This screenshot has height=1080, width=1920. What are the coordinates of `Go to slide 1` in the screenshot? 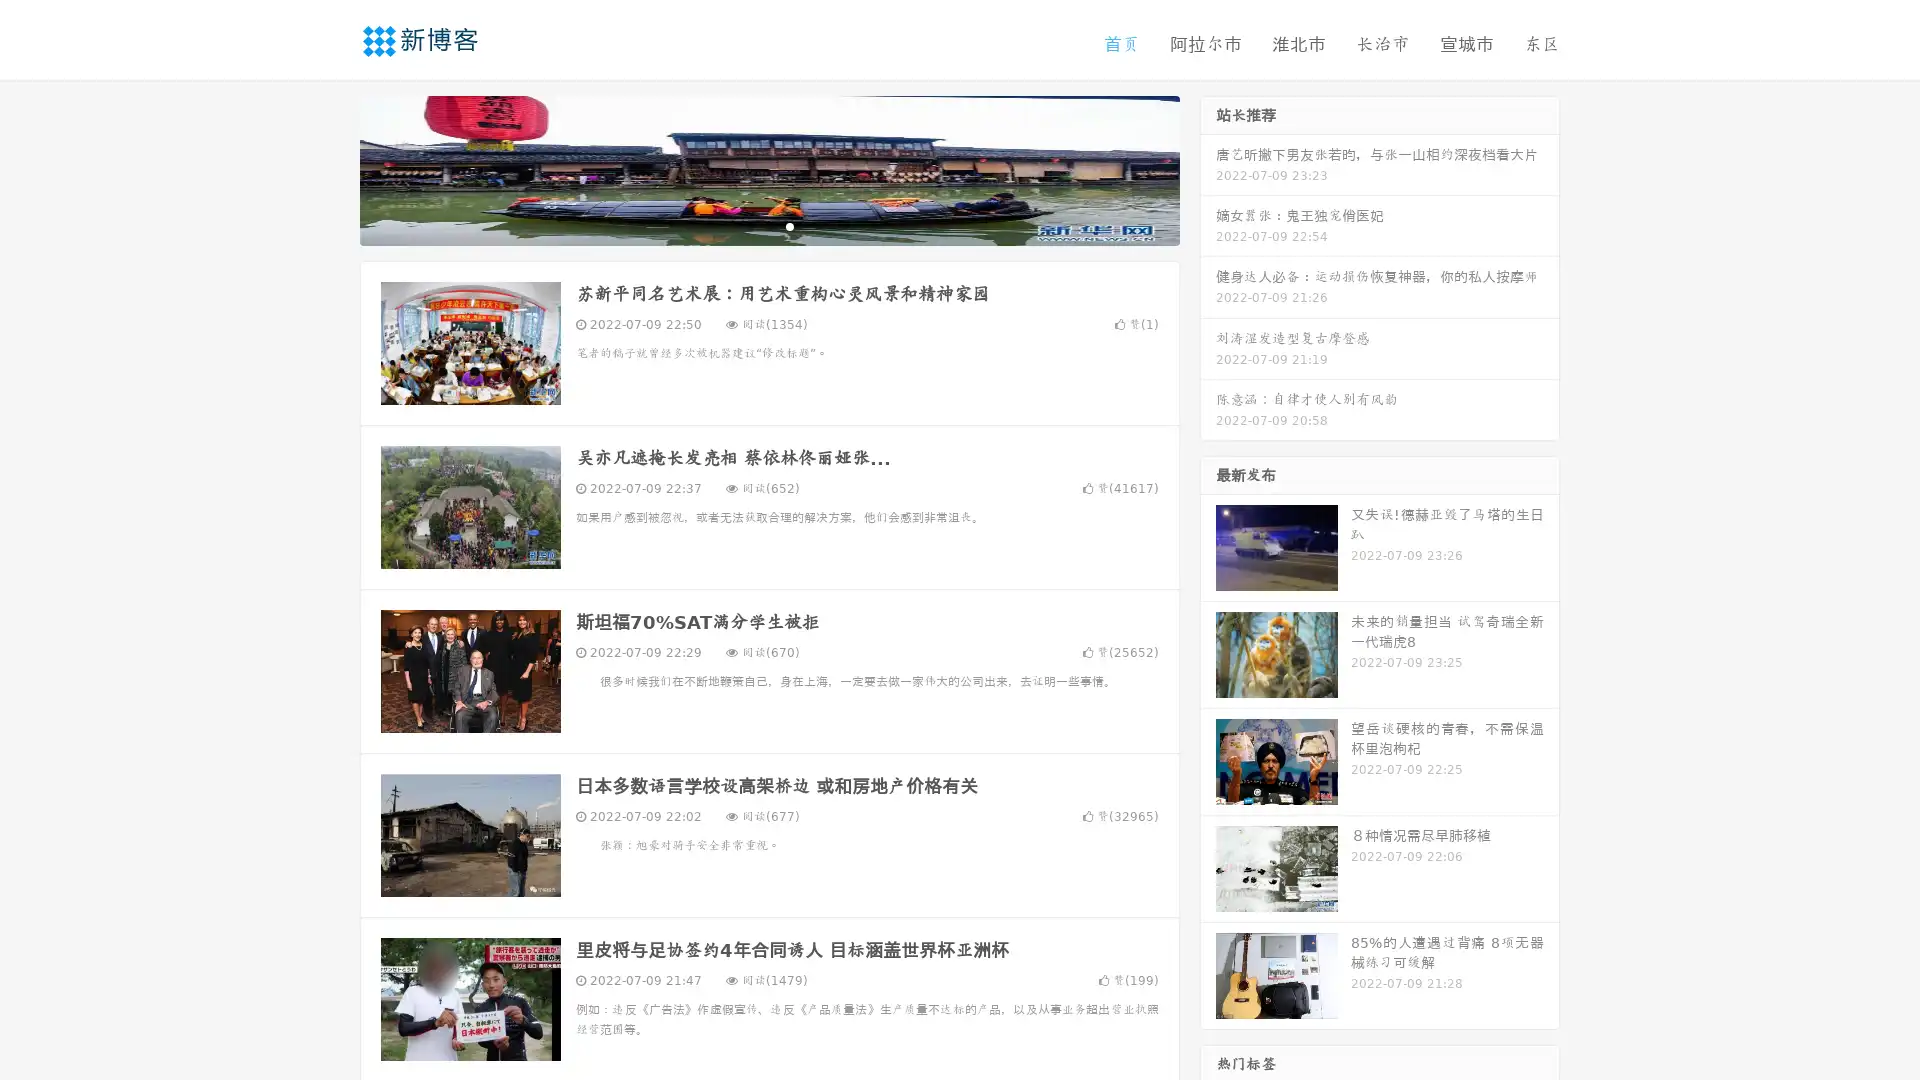 It's located at (748, 225).